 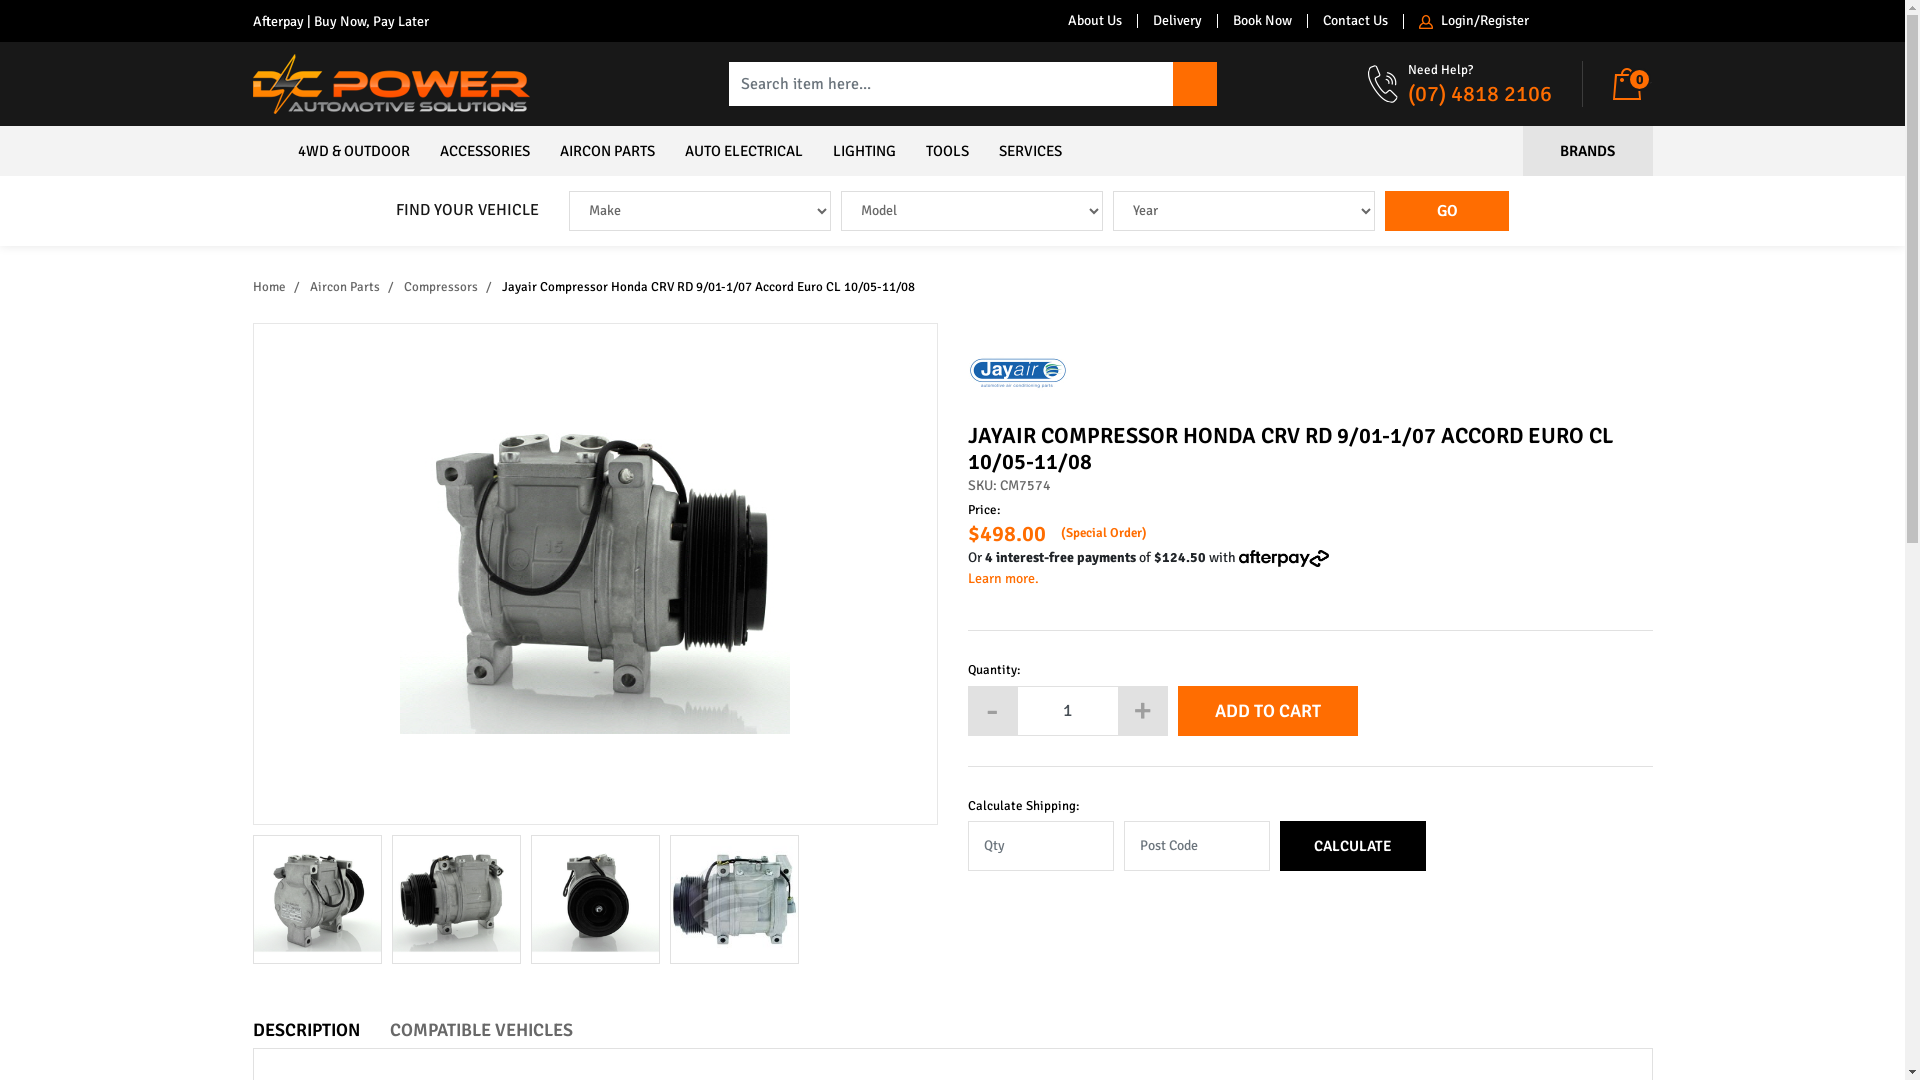 What do you see at coordinates (345, 286) in the screenshot?
I see `'Aircon Parts'` at bounding box center [345, 286].